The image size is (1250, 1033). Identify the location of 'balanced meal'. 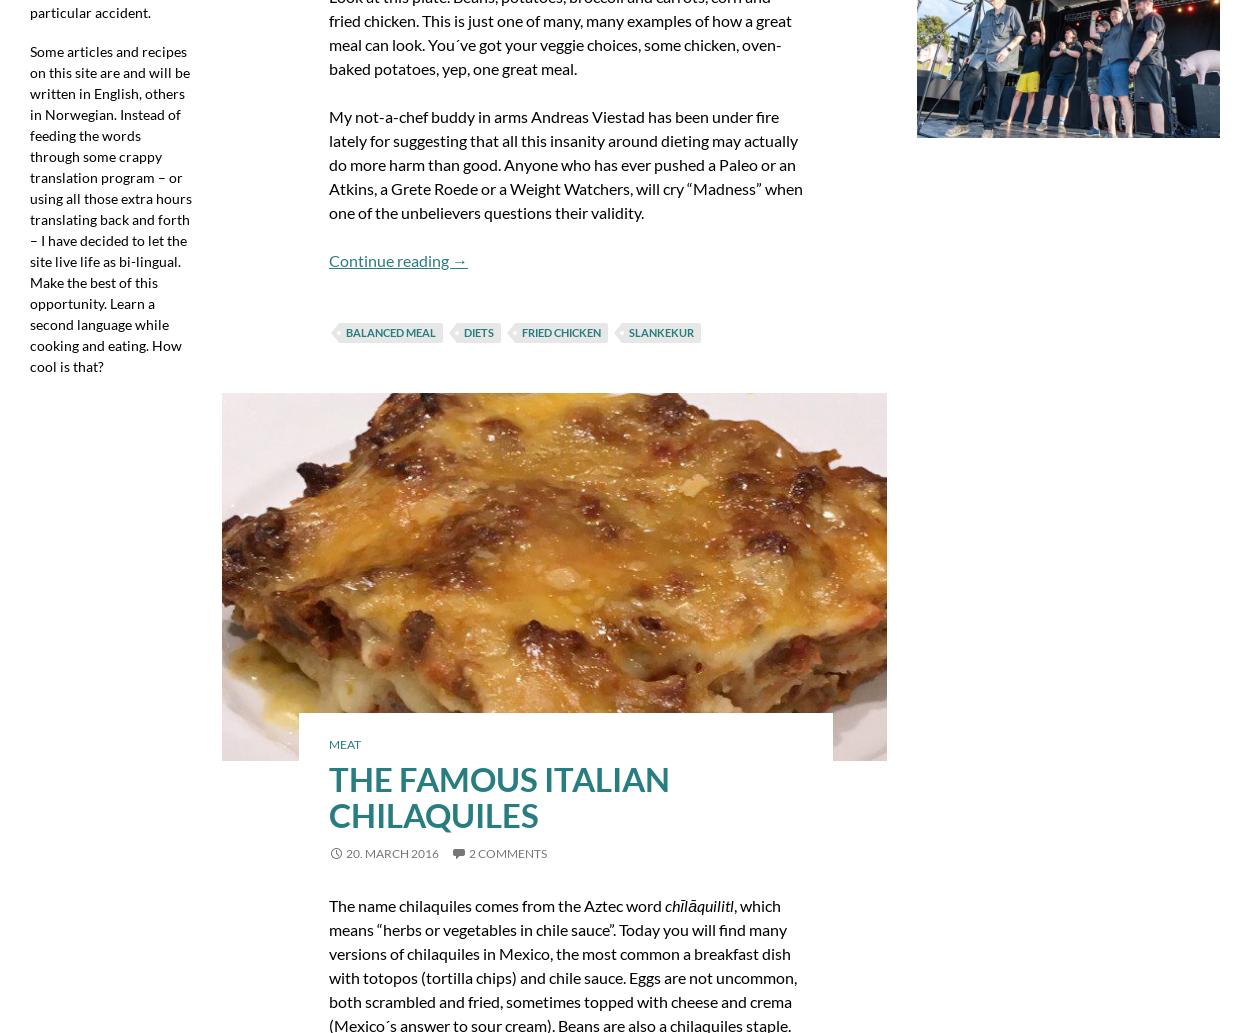
(390, 330).